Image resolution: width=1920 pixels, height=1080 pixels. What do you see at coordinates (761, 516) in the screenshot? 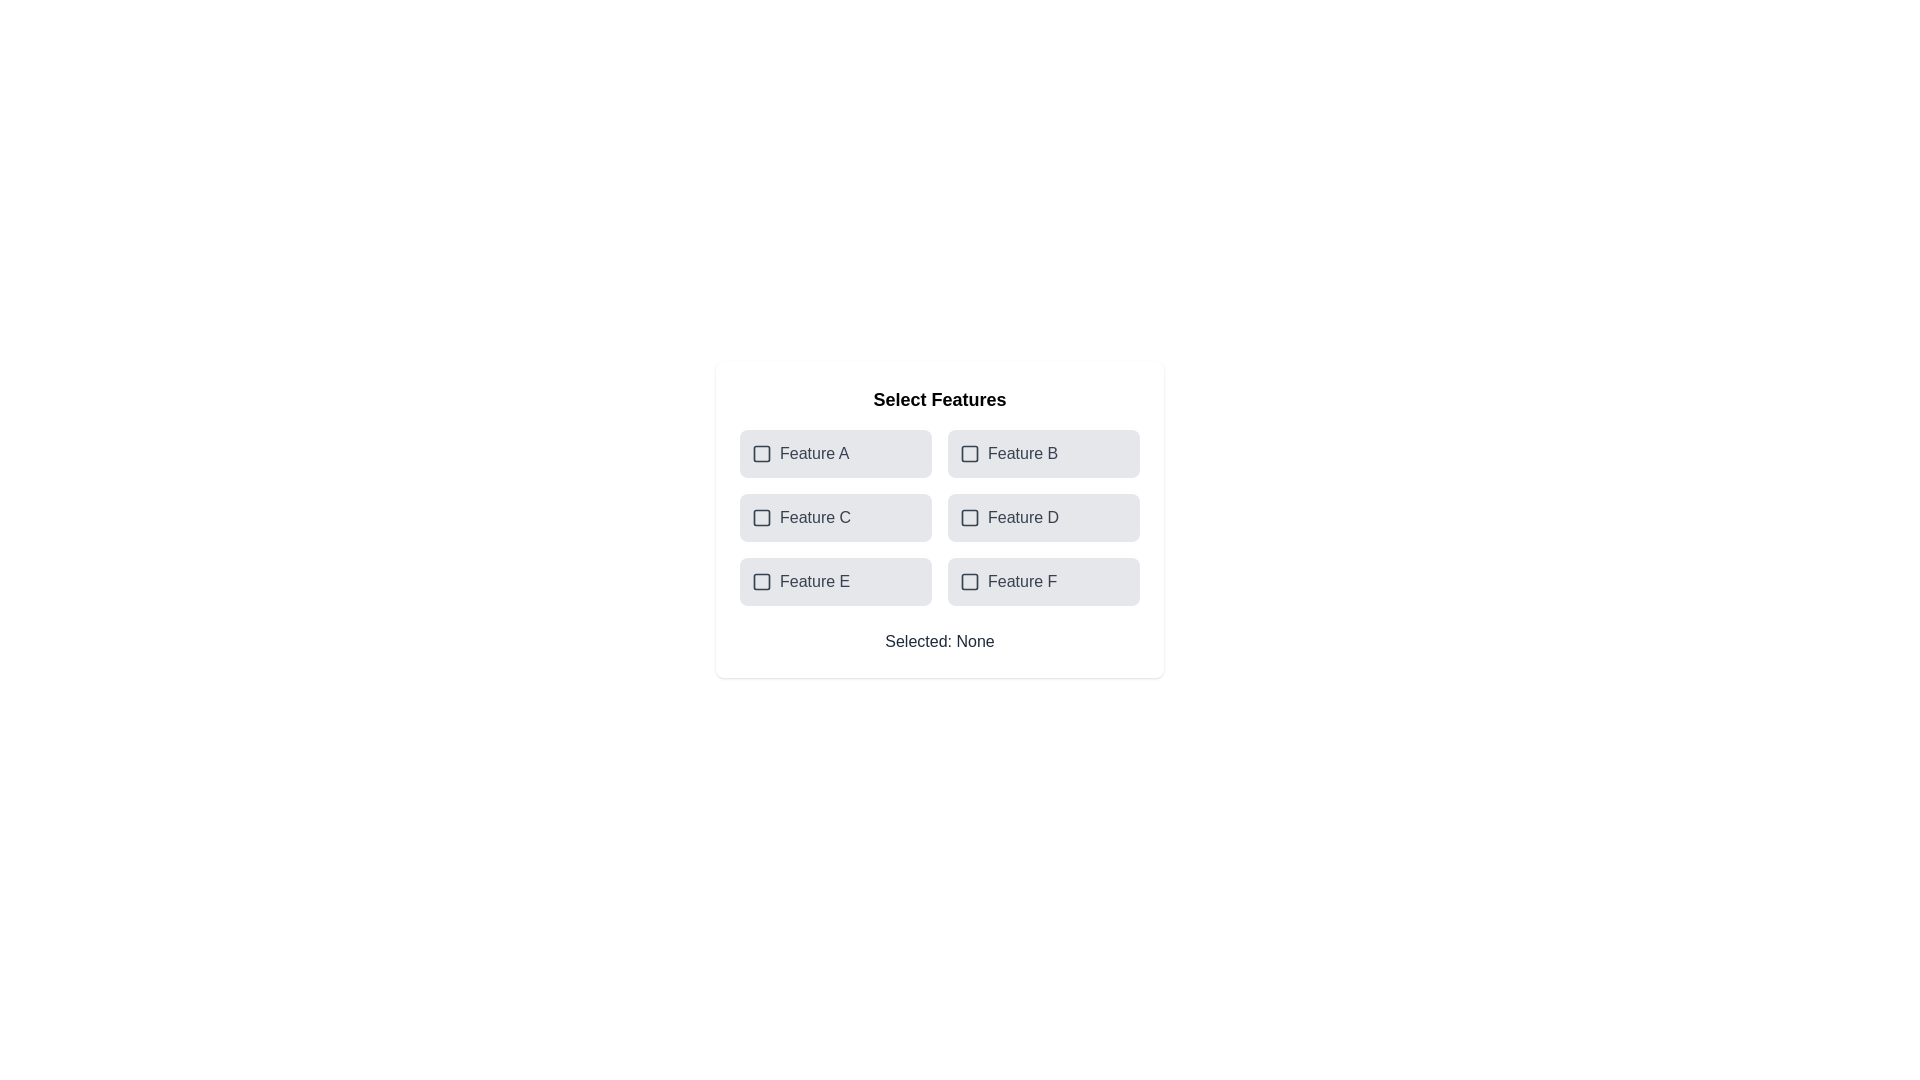
I see `the inactive Checkbox icon located to the left of the label text for 'Feature C'` at bounding box center [761, 516].